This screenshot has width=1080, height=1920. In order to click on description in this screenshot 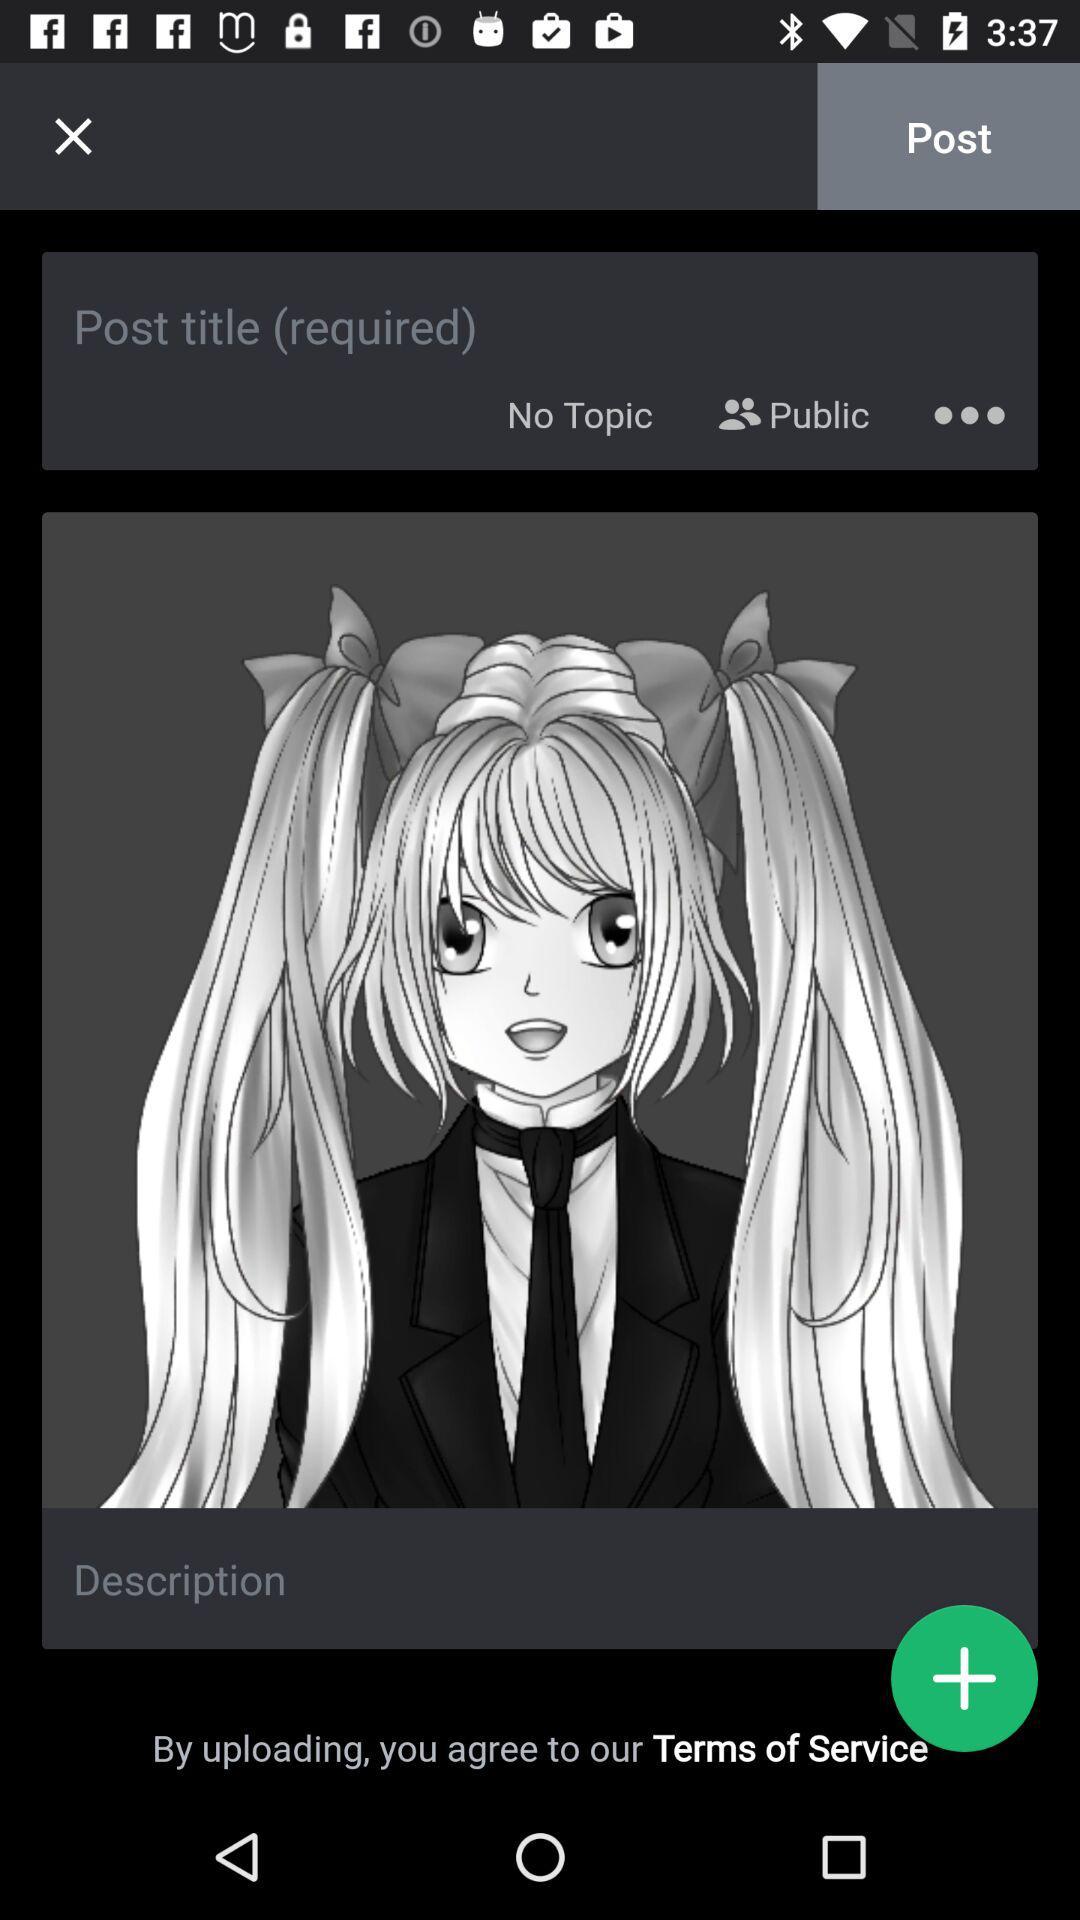, I will do `click(540, 1577)`.